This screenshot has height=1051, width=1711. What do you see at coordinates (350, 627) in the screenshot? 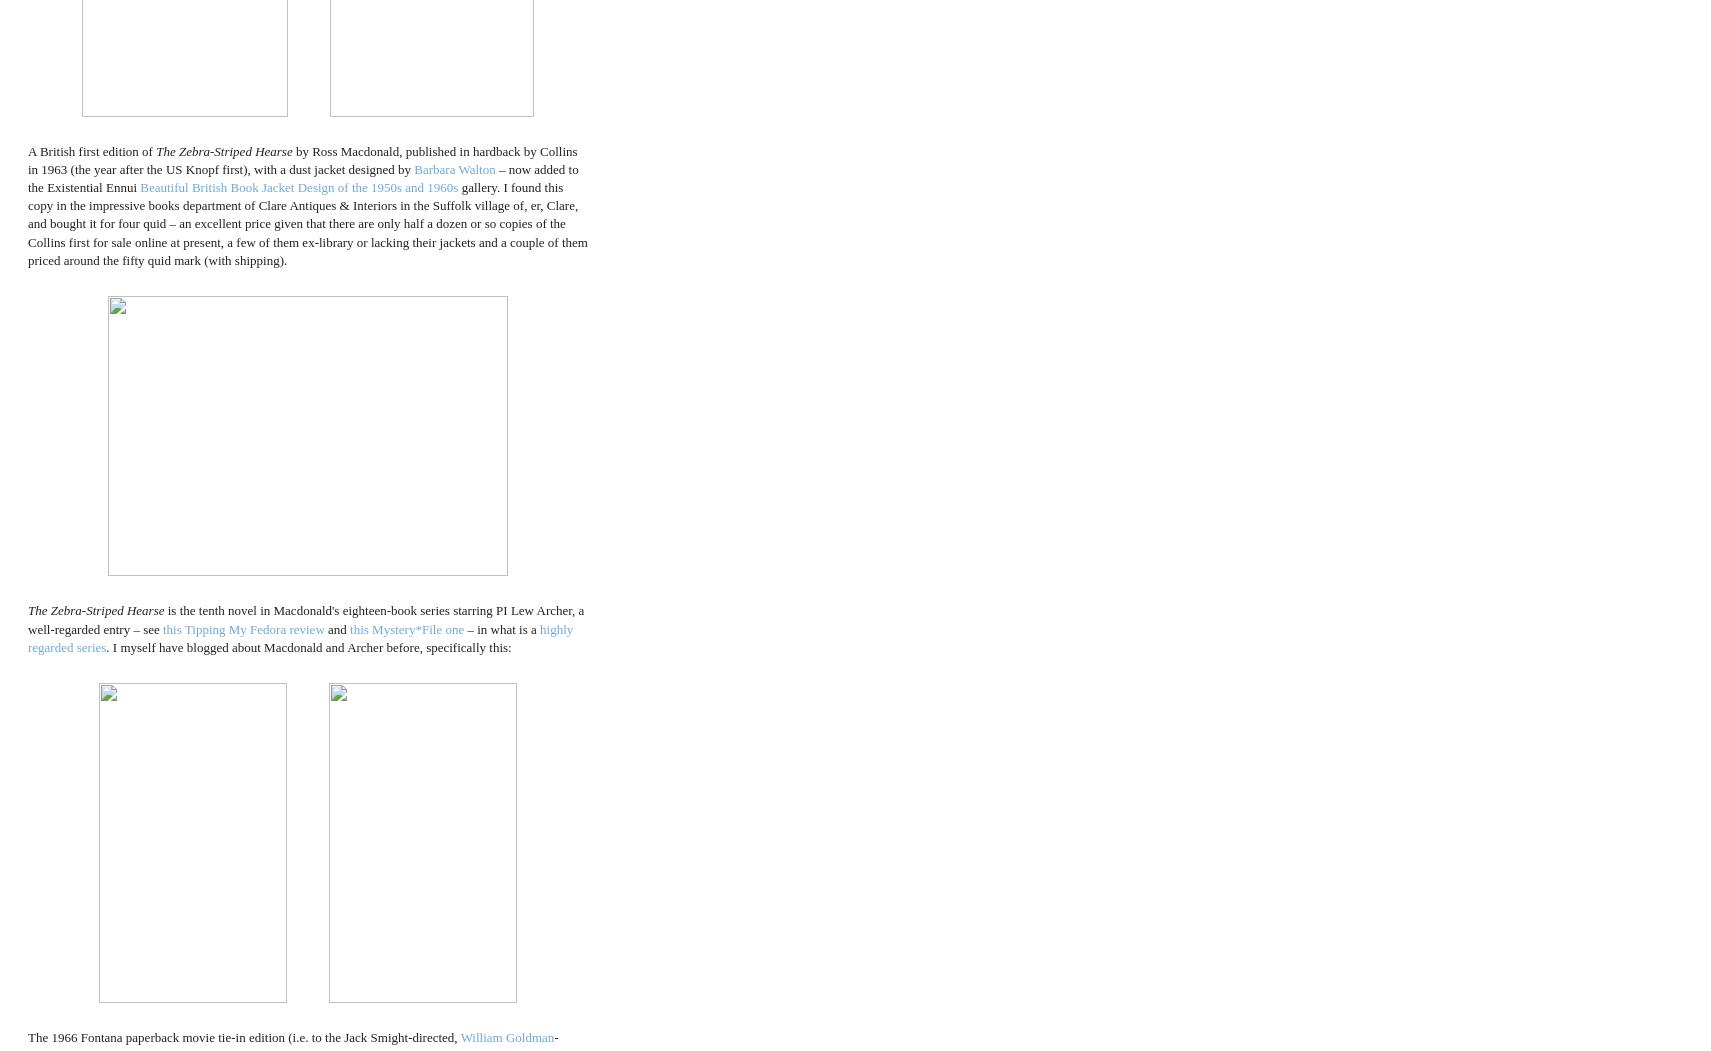
I see `'this Mystery*File one'` at bounding box center [350, 627].